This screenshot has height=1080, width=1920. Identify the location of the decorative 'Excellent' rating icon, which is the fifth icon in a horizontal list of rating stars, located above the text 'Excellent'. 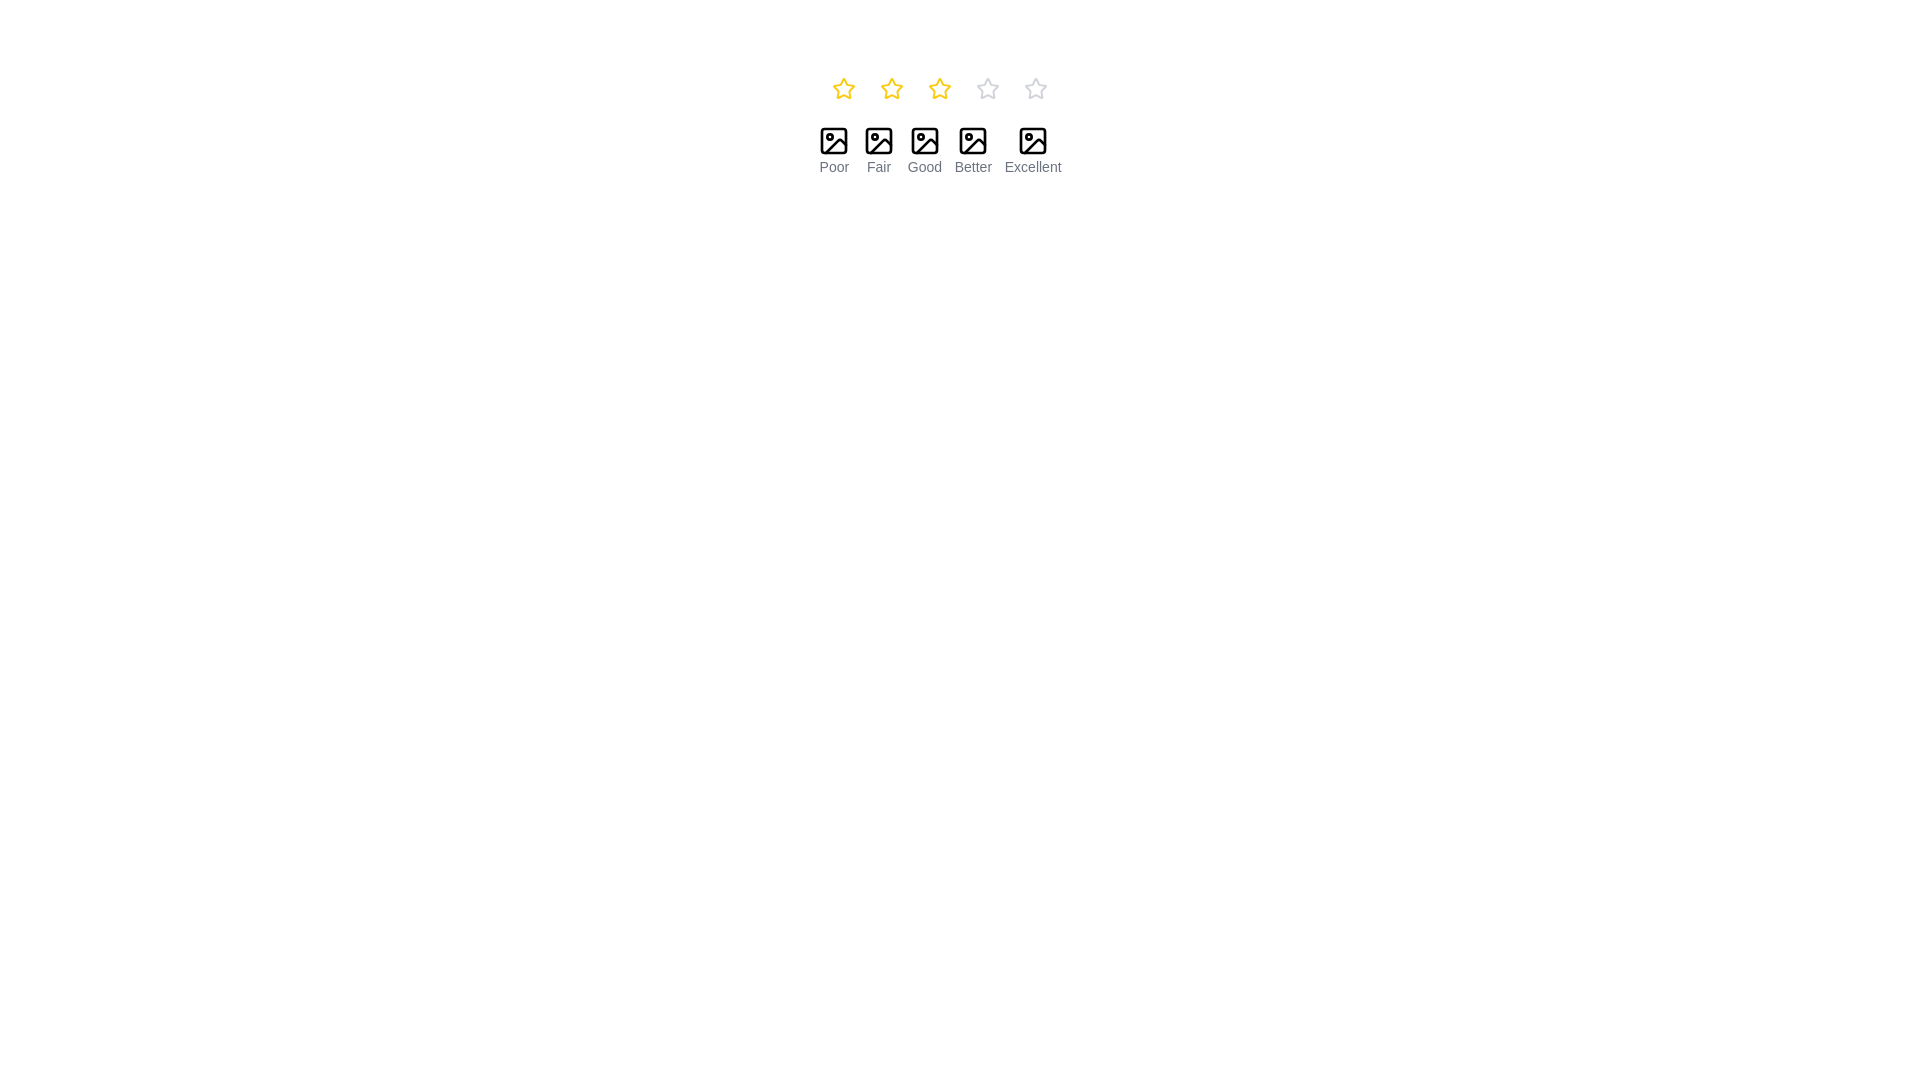
(1033, 140).